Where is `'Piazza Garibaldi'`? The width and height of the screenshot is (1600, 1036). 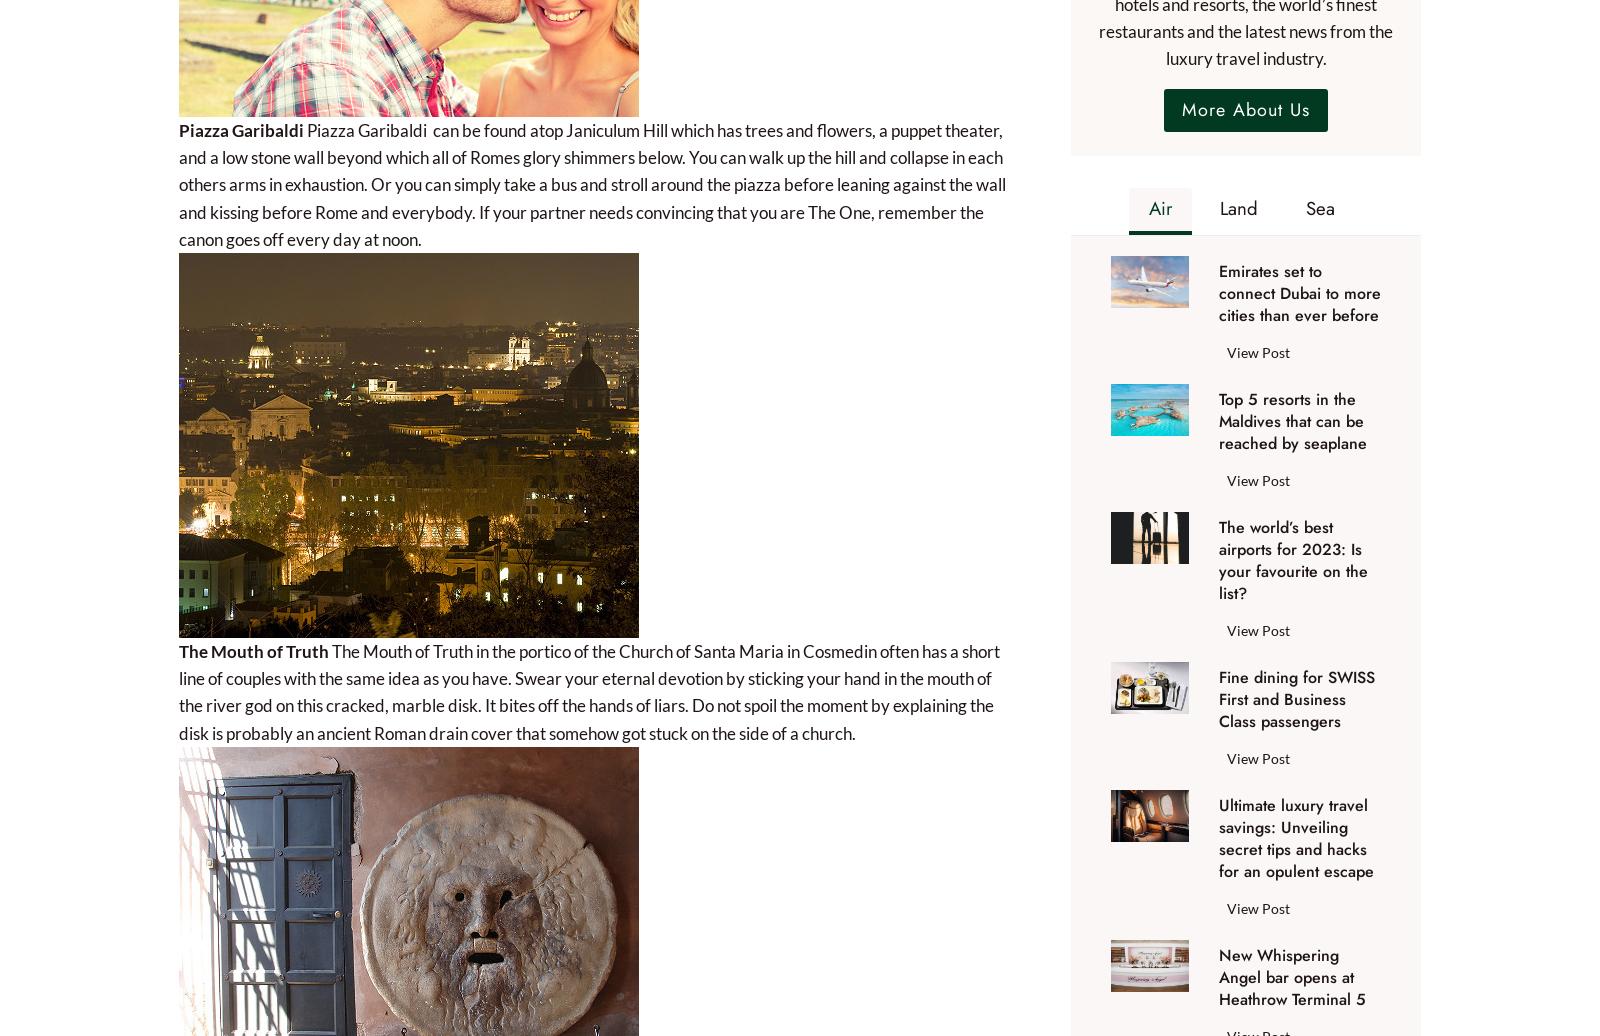 'Piazza Garibaldi' is located at coordinates (241, 130).